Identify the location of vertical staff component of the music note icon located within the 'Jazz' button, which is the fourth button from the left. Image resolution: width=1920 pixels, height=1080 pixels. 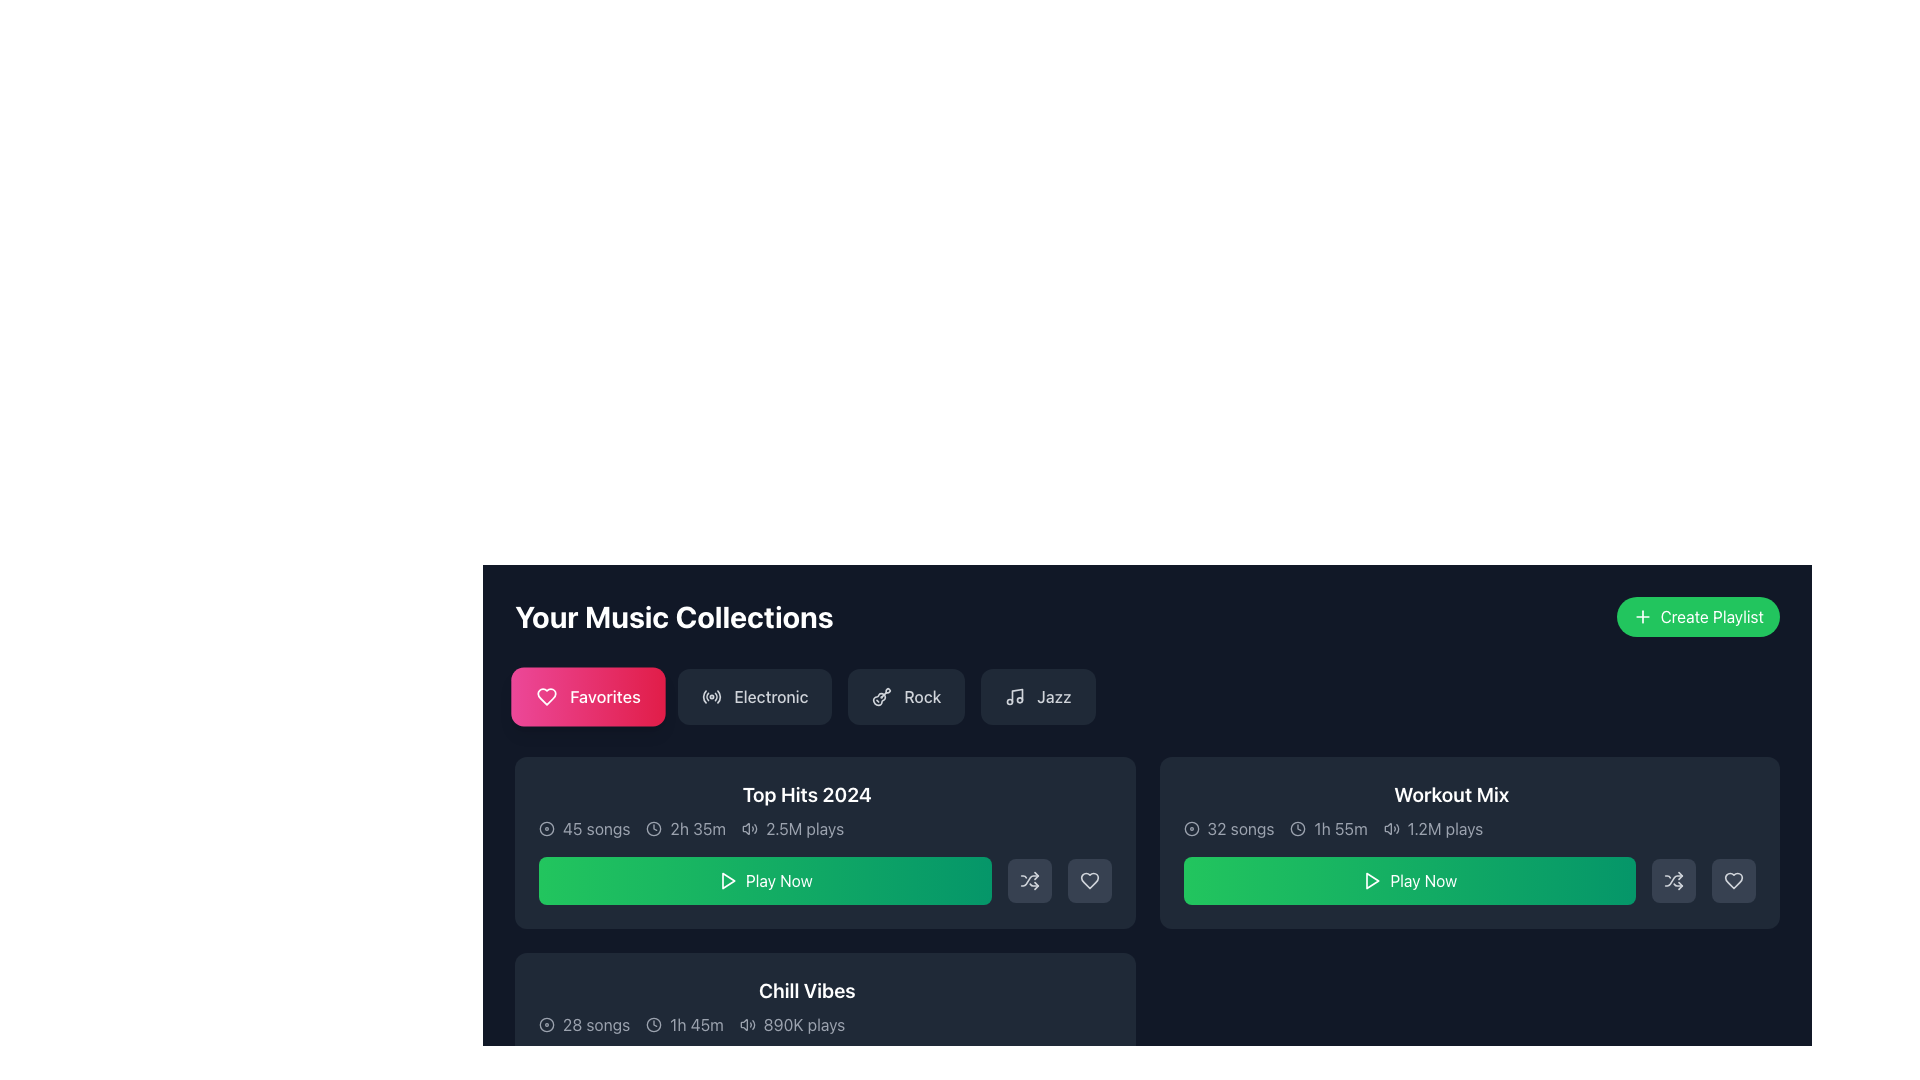
(1017, 694).